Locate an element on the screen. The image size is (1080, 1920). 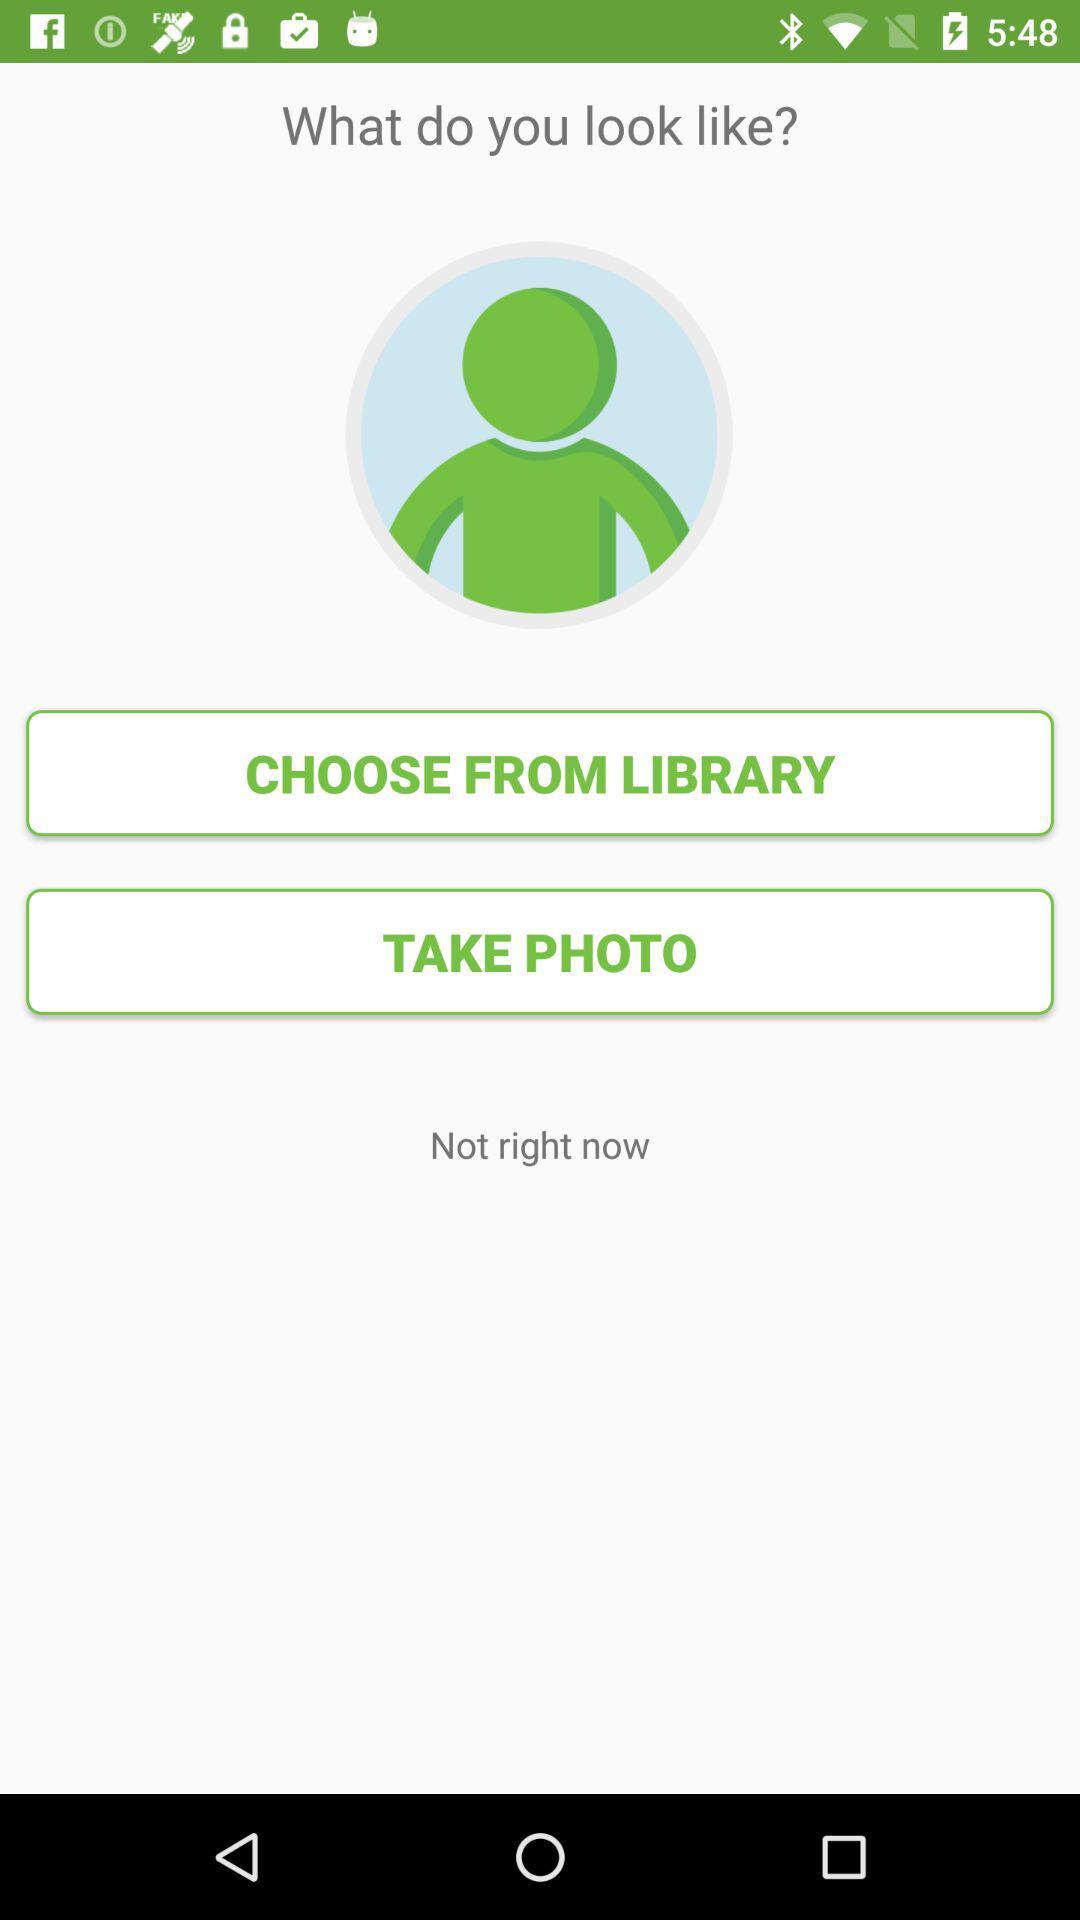
the choose from library is located at coordinates (540, 772).